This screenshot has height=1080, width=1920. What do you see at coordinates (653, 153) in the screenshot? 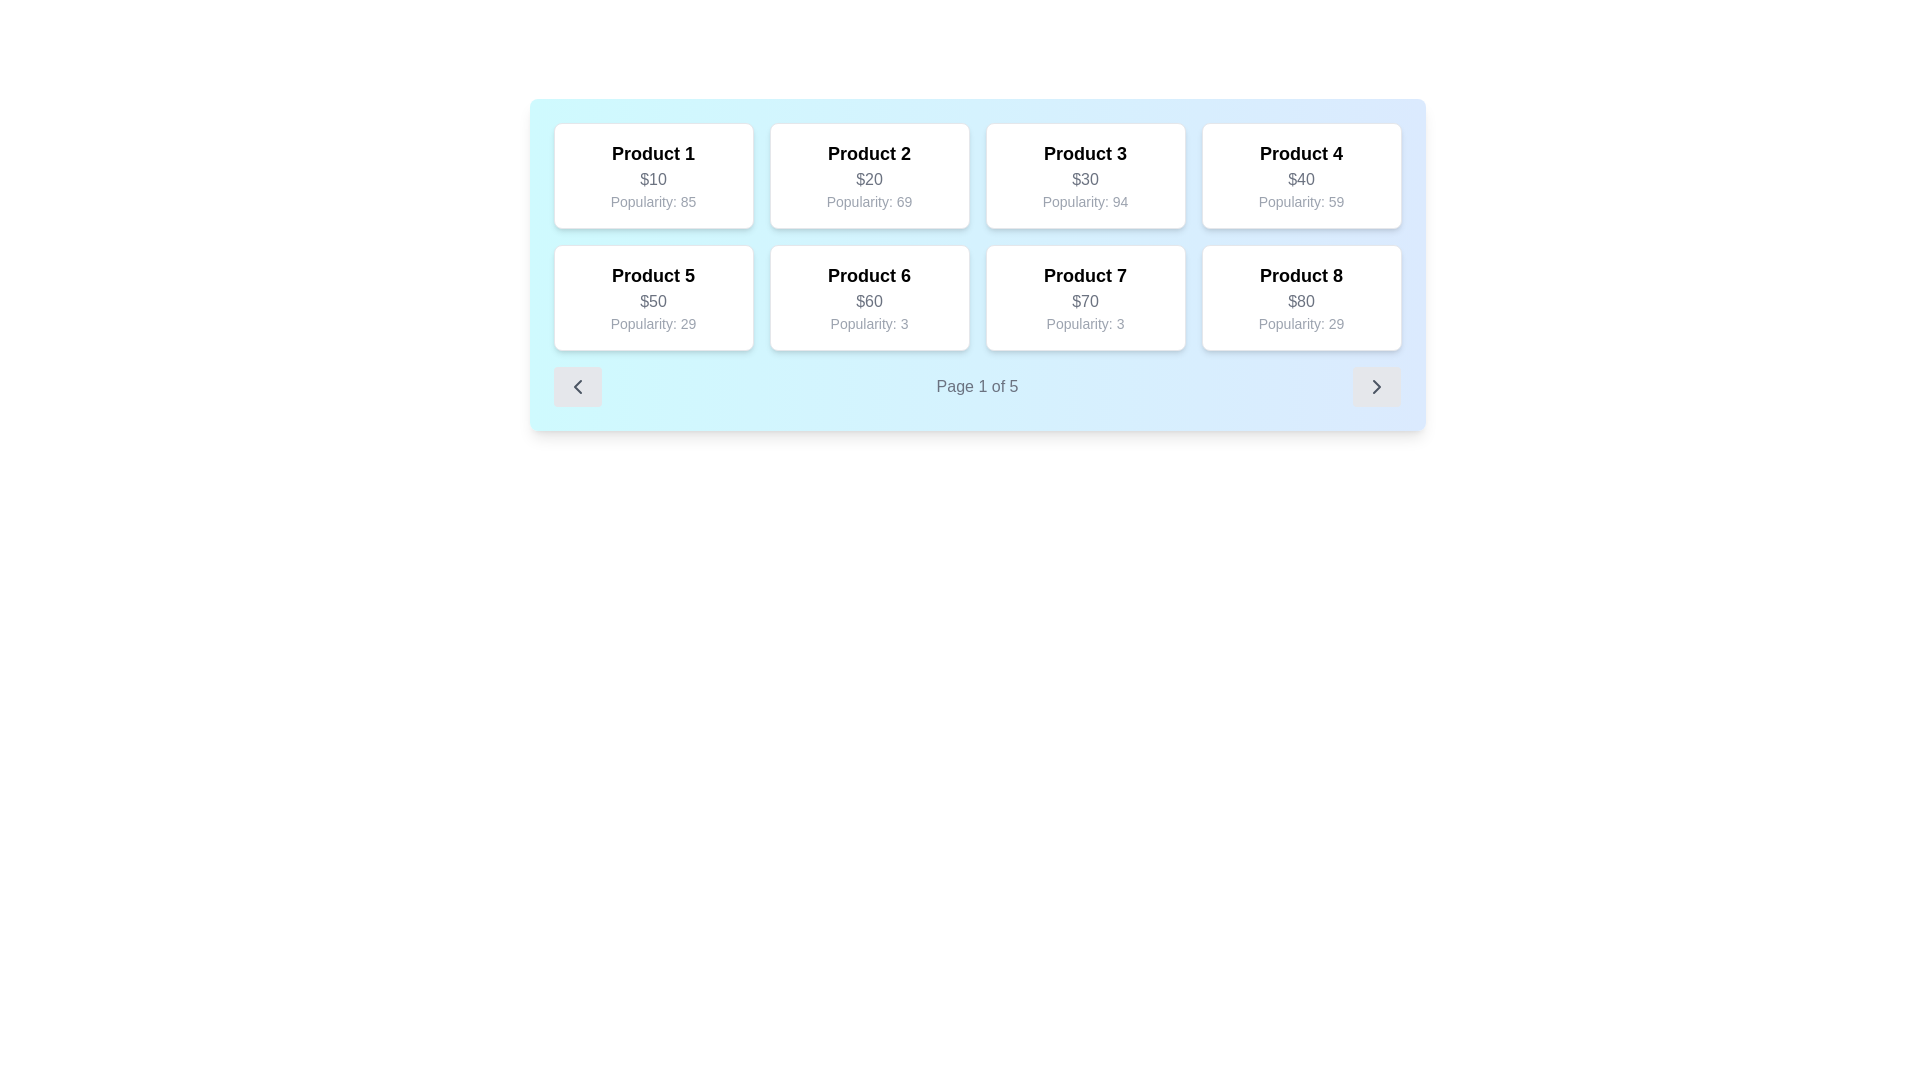
I see `the product name label located at the top of its card component, which displays the title of the product` at bounding box center [653, 153].